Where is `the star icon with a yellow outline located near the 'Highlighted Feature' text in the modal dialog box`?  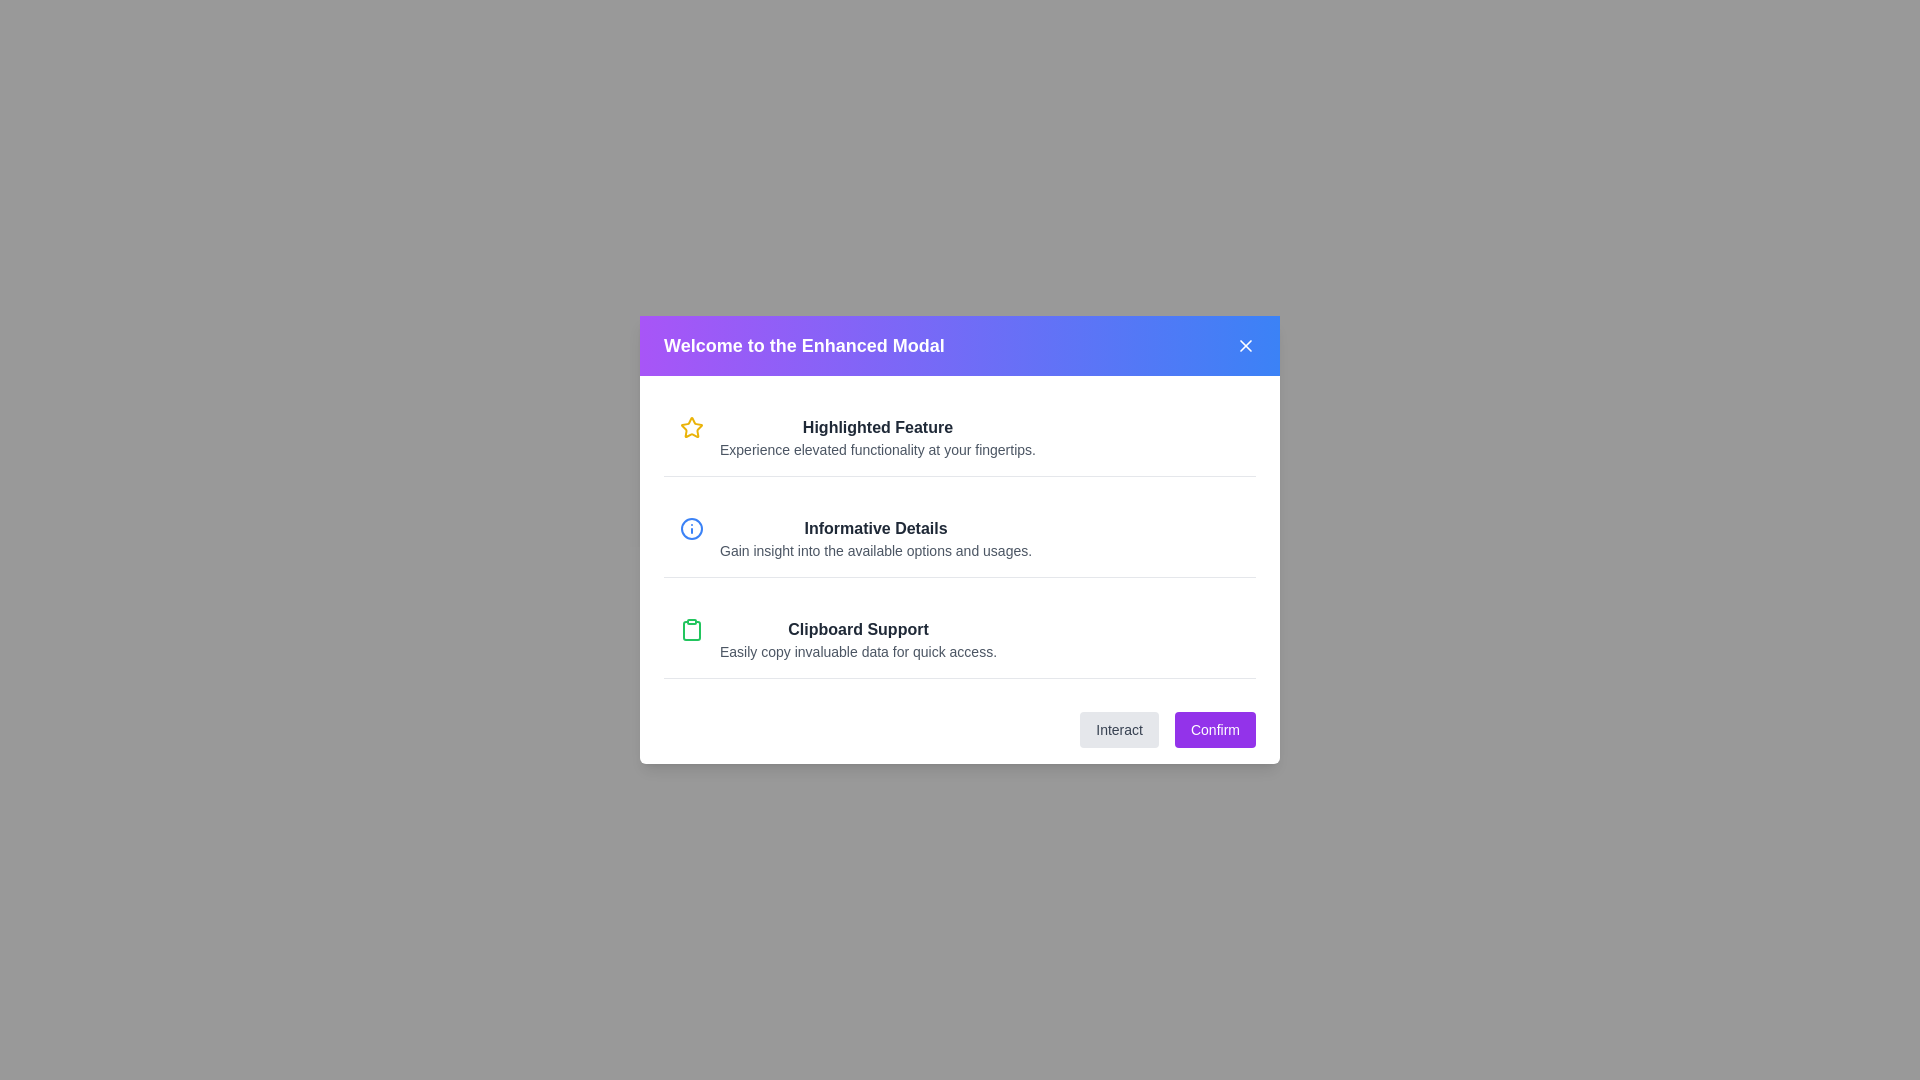 the star icon with a yellow outline located near the 'Highlighted Feature' text in the modal dialog box is located at coordinates (691, 426).